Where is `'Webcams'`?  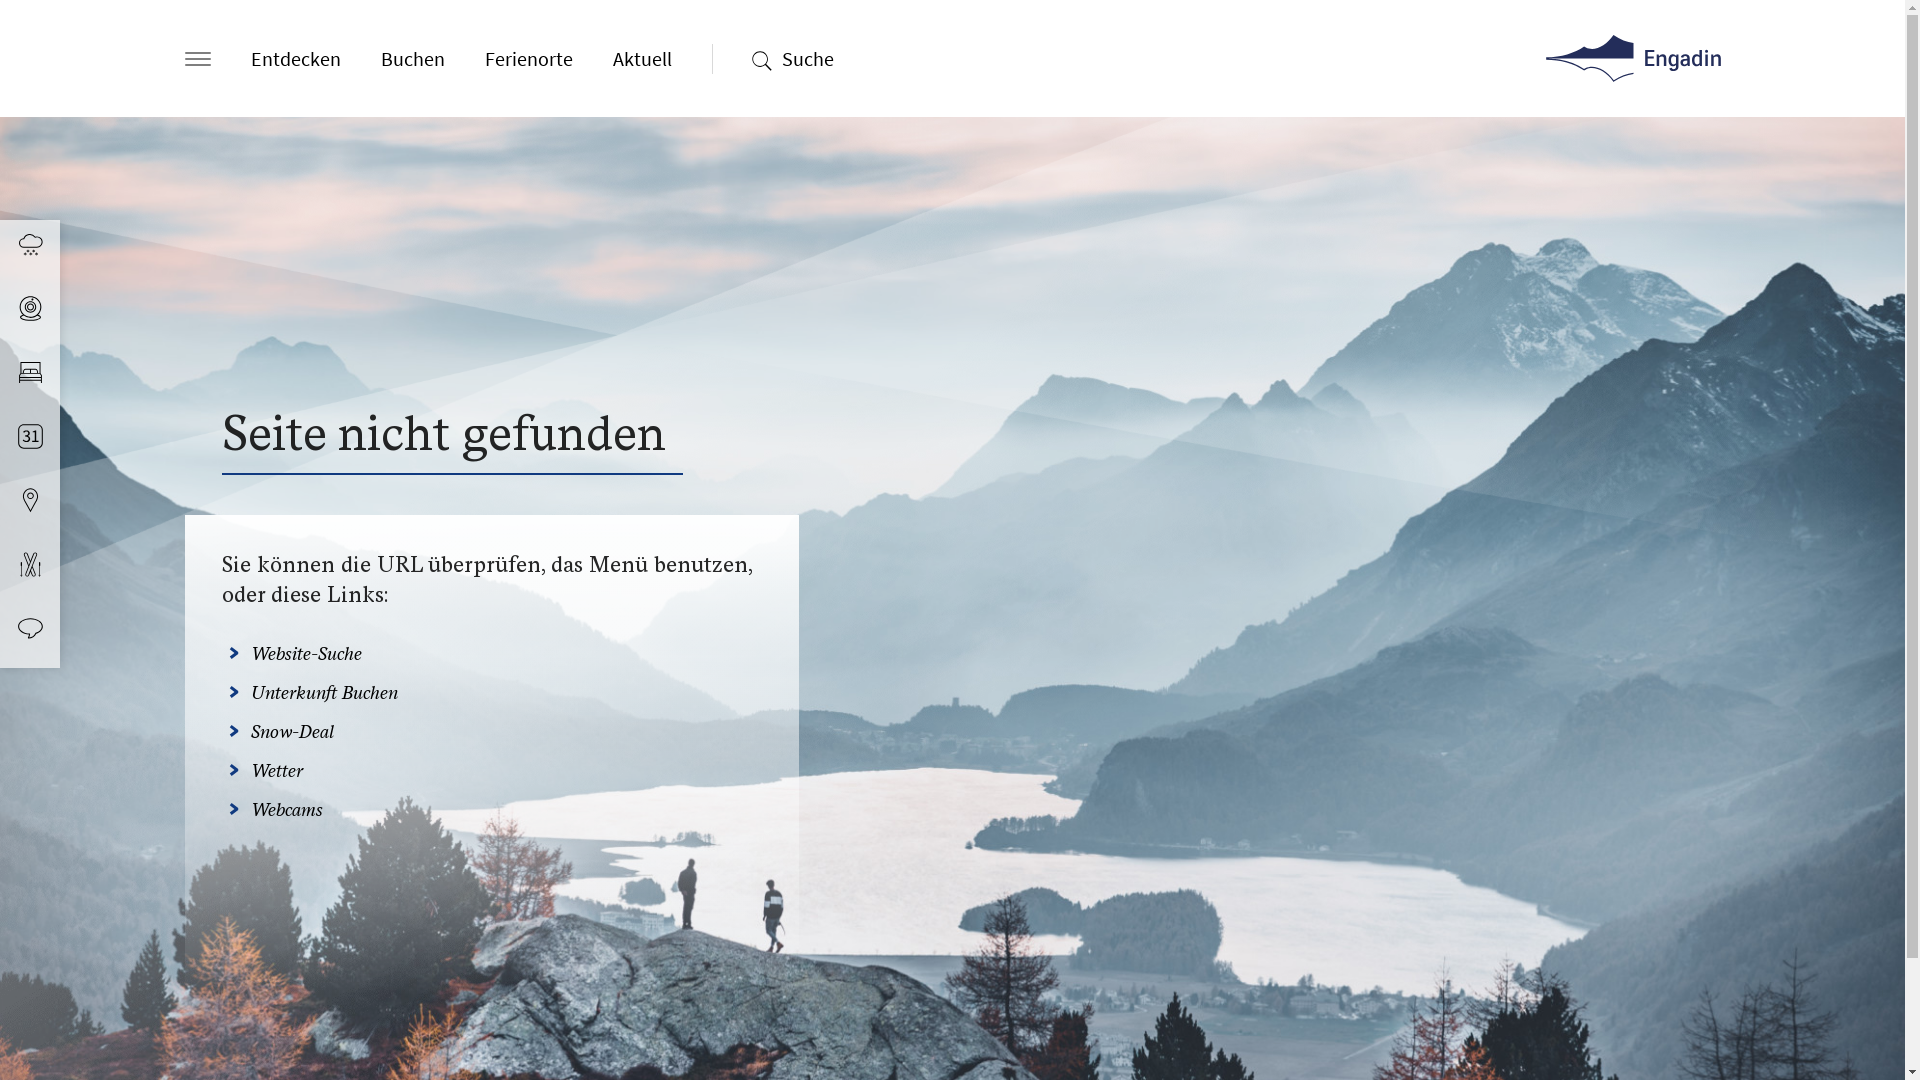
'Webcams' is located at coordinates (285, 808).